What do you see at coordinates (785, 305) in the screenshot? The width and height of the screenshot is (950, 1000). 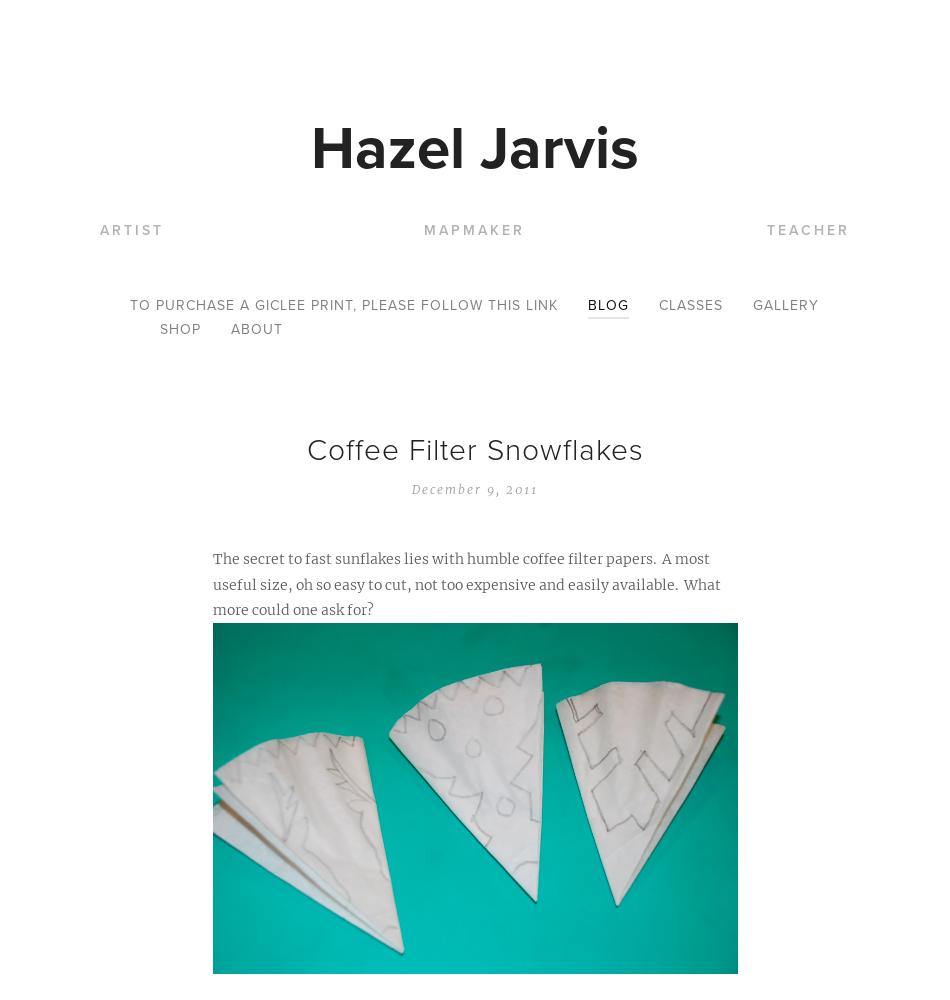 I see `'Gallery'` at bounding box center [785, 305].